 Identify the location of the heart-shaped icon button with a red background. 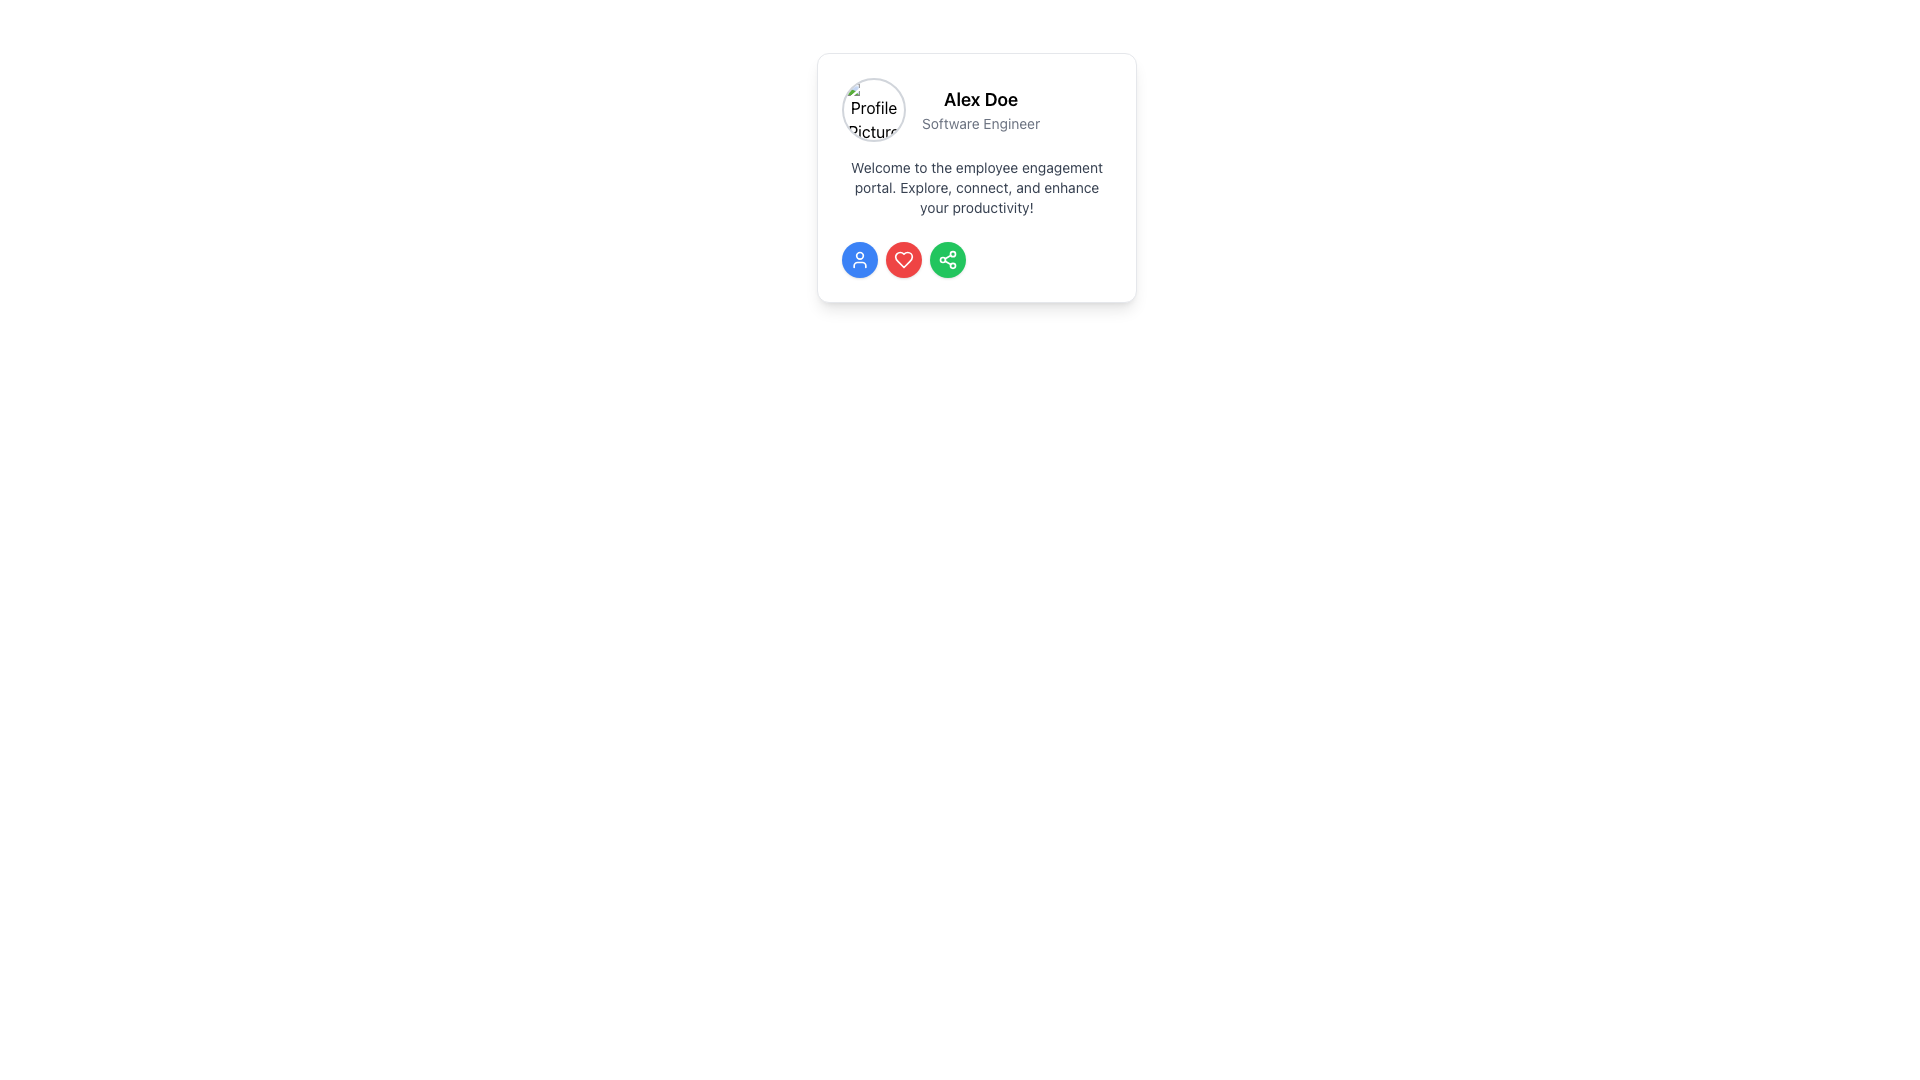
(902, 258).